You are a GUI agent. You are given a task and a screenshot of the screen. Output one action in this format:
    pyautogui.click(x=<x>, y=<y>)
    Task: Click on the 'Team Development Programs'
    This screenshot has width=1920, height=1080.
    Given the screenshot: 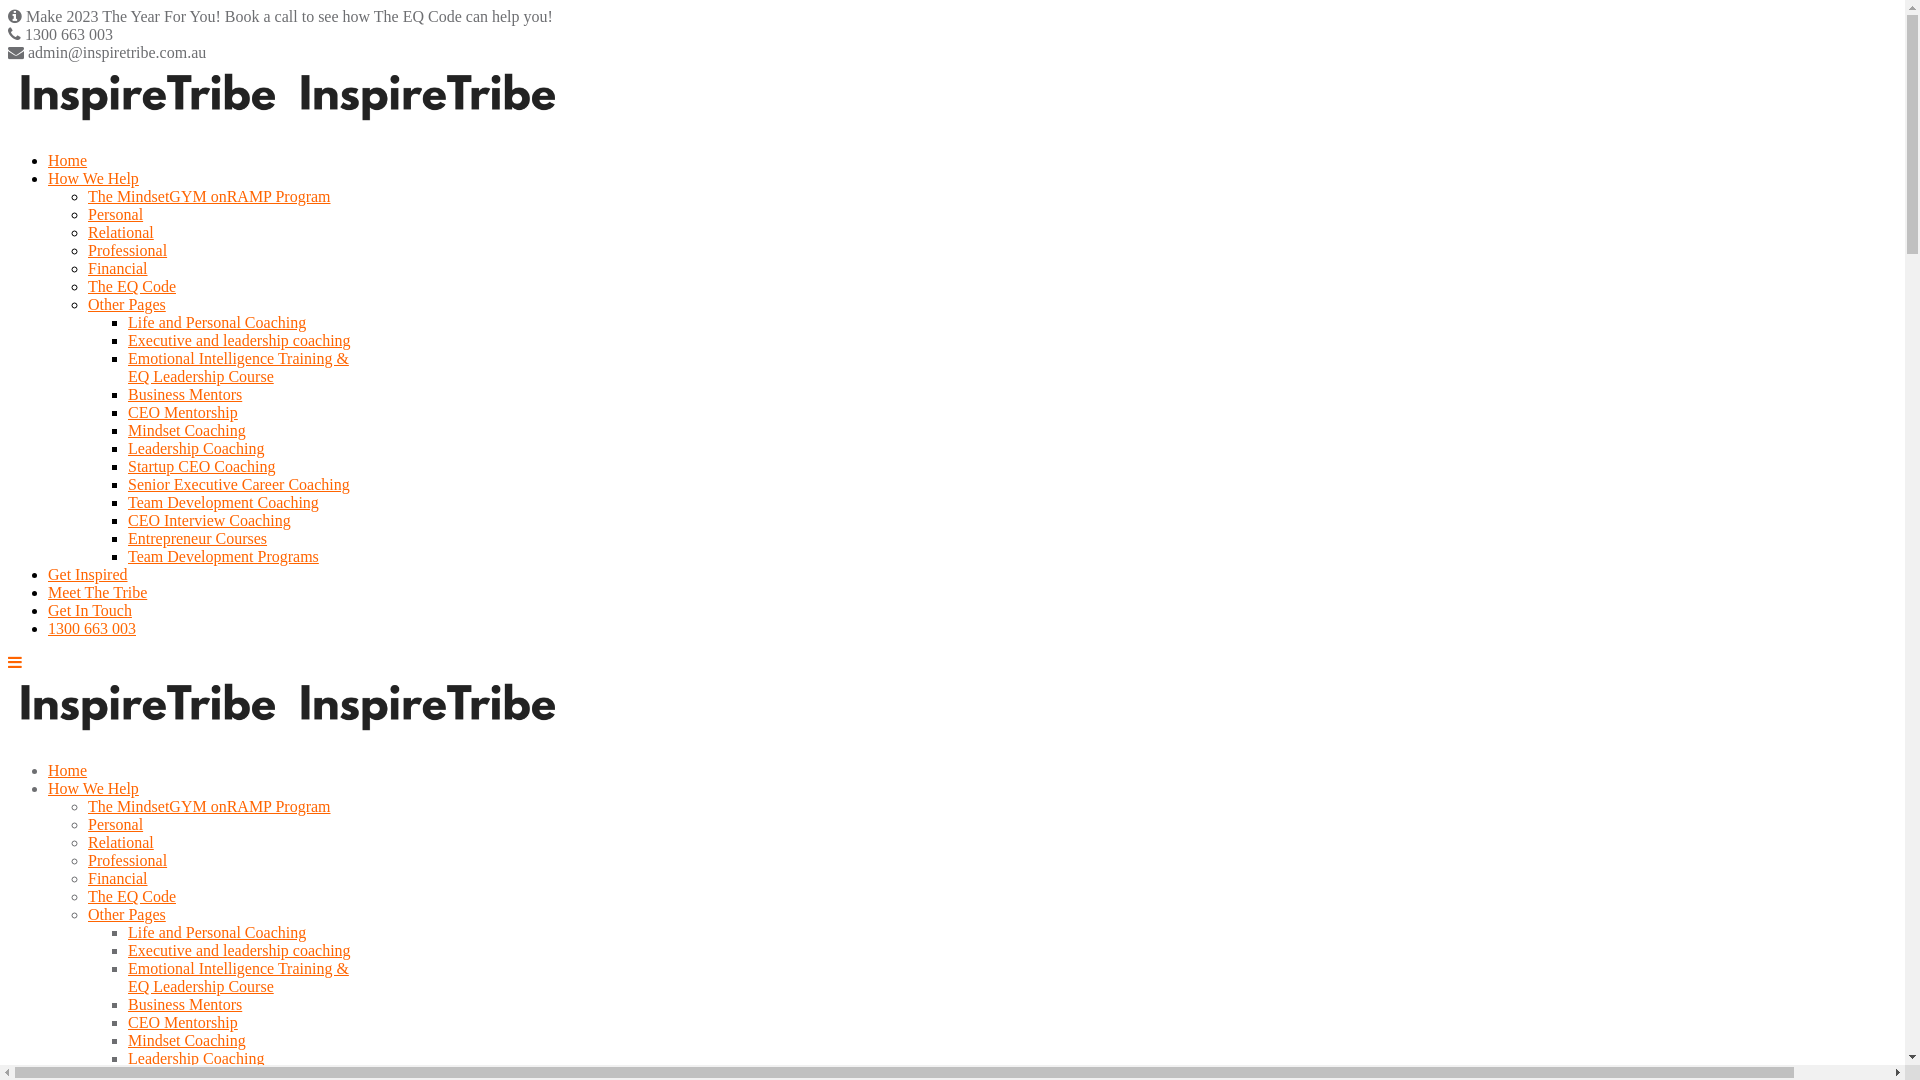 What is the action you would take?
    pyautogui.click(x=223, y=556)
    